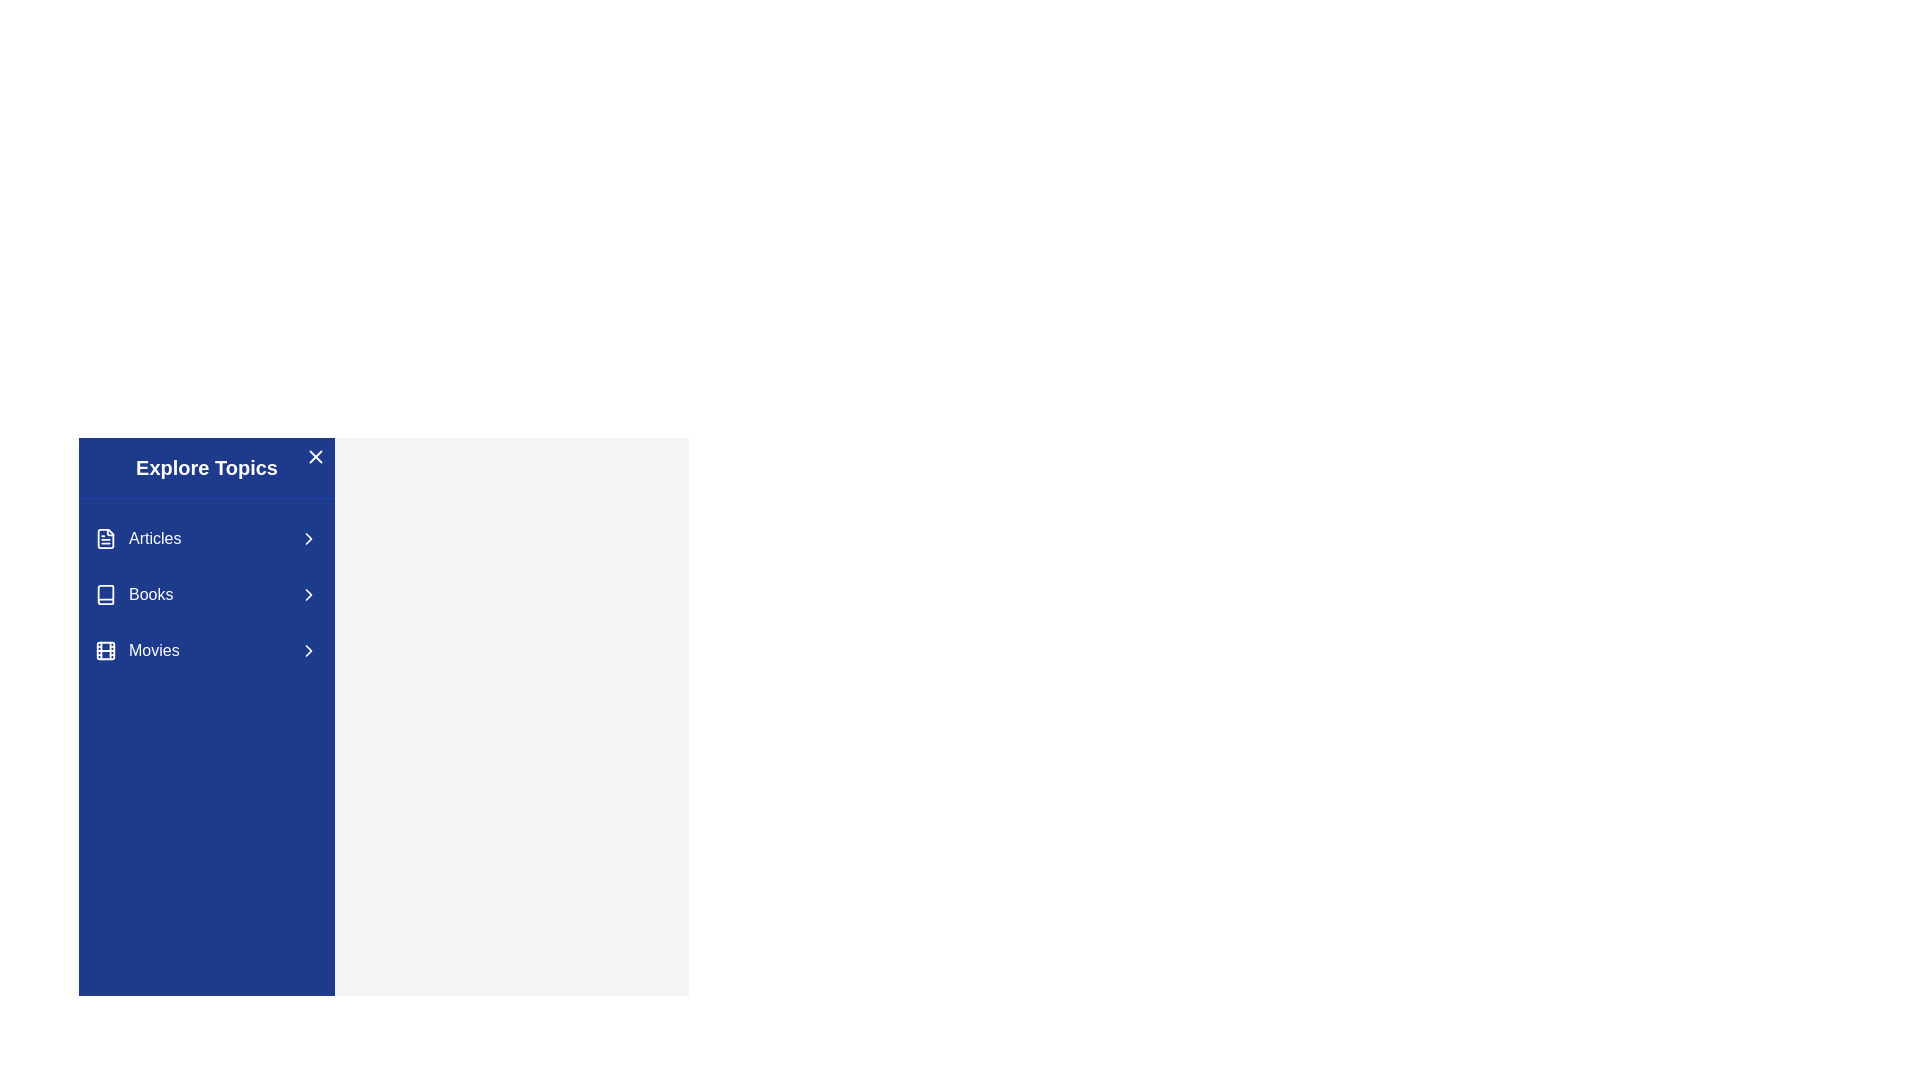  What do you see at coordinates (307, 593) in the screenshot?
I see `the Chevron icon located to the right of the 'Books' entry in the vertical navigation menu, which indicates an expandable menu option` at bounding box center [307, 593].